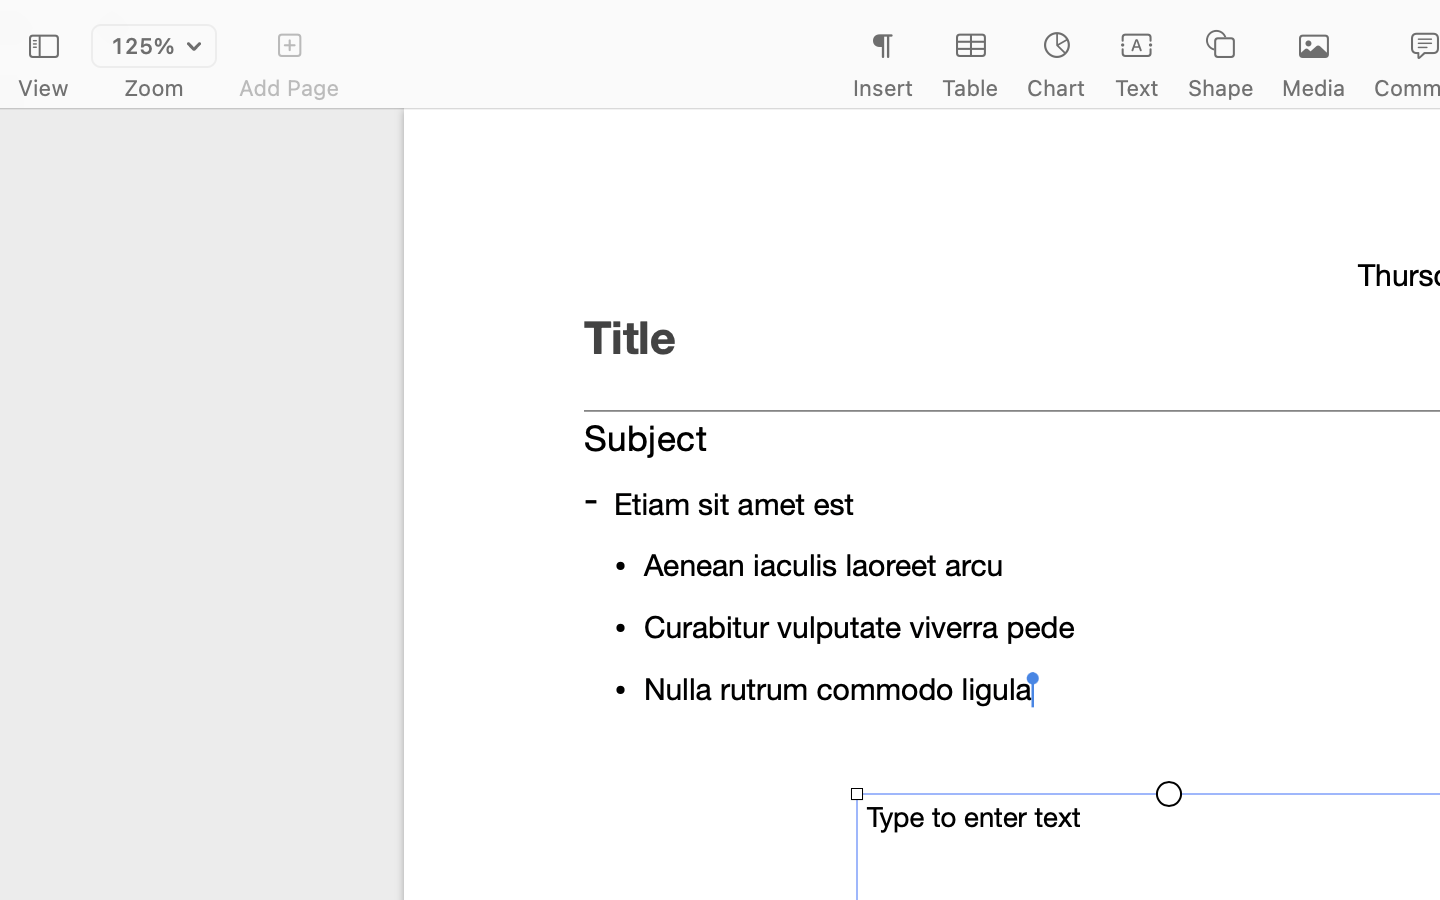 The height and width of the screenshot is (900, 1440). What do you see at coordinates (881, 87) in the screenshot?
I see `'Insert'` at bounding box center [881, 87].